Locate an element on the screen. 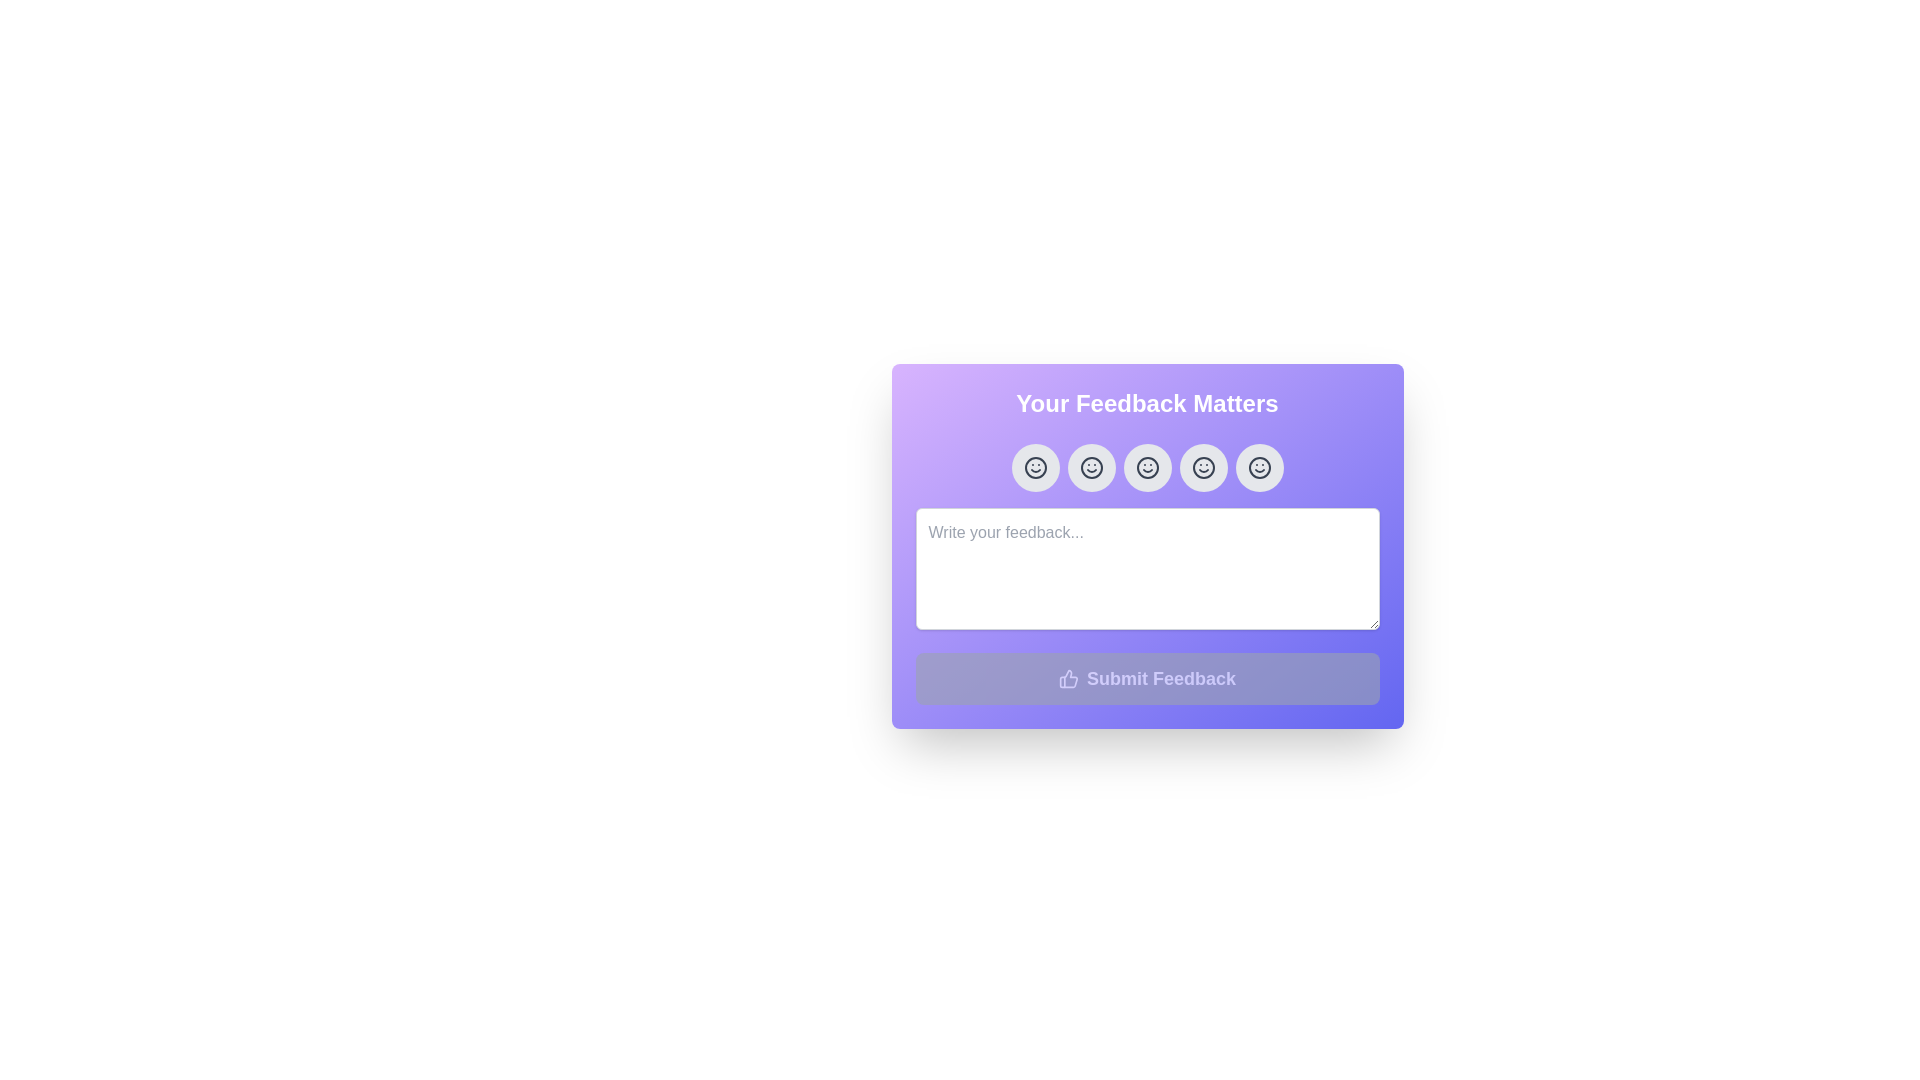  the second button from the left in the group of five sentiment buttons is located at coordinates (1090, 467).